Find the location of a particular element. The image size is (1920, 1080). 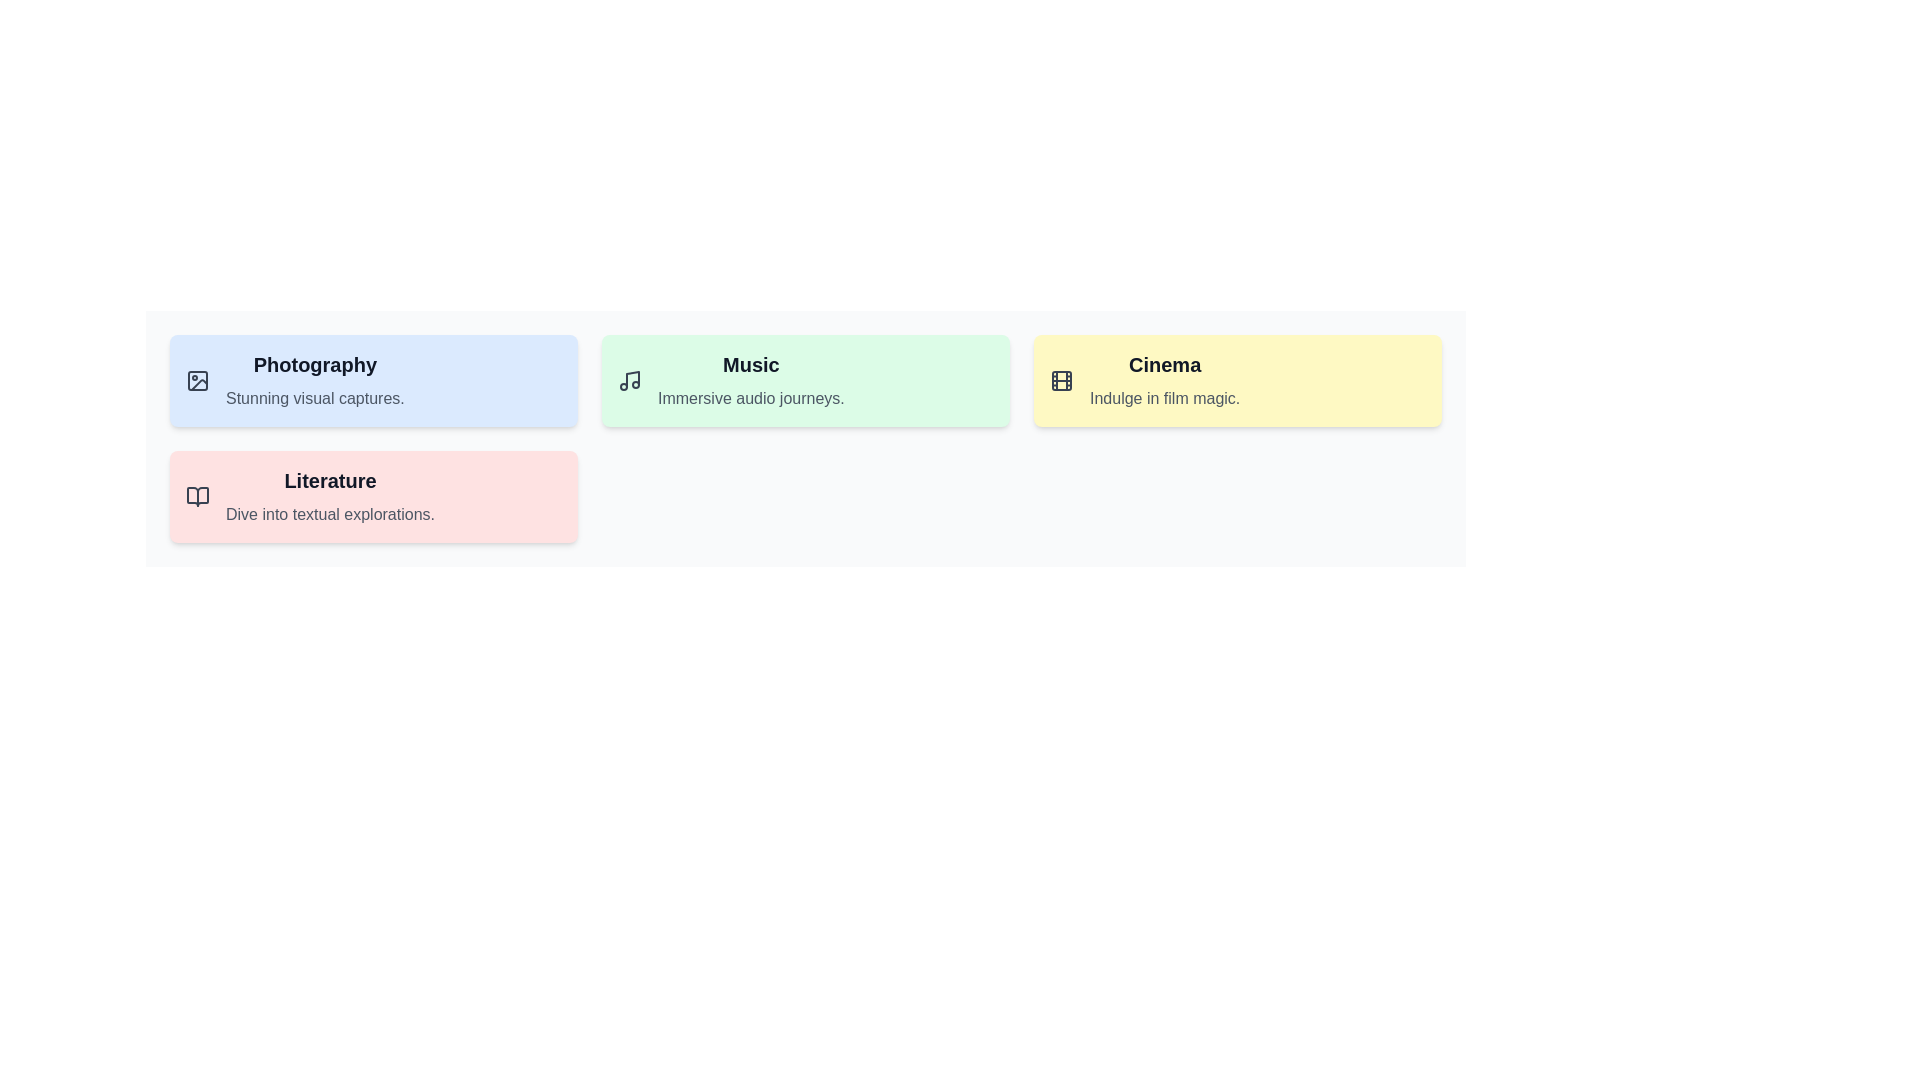

text label that serves as the header for the light blue rectangular card, located in the upper left corner and above the caption 'Stunning visual captures.' is located at coordinates (314, 365).